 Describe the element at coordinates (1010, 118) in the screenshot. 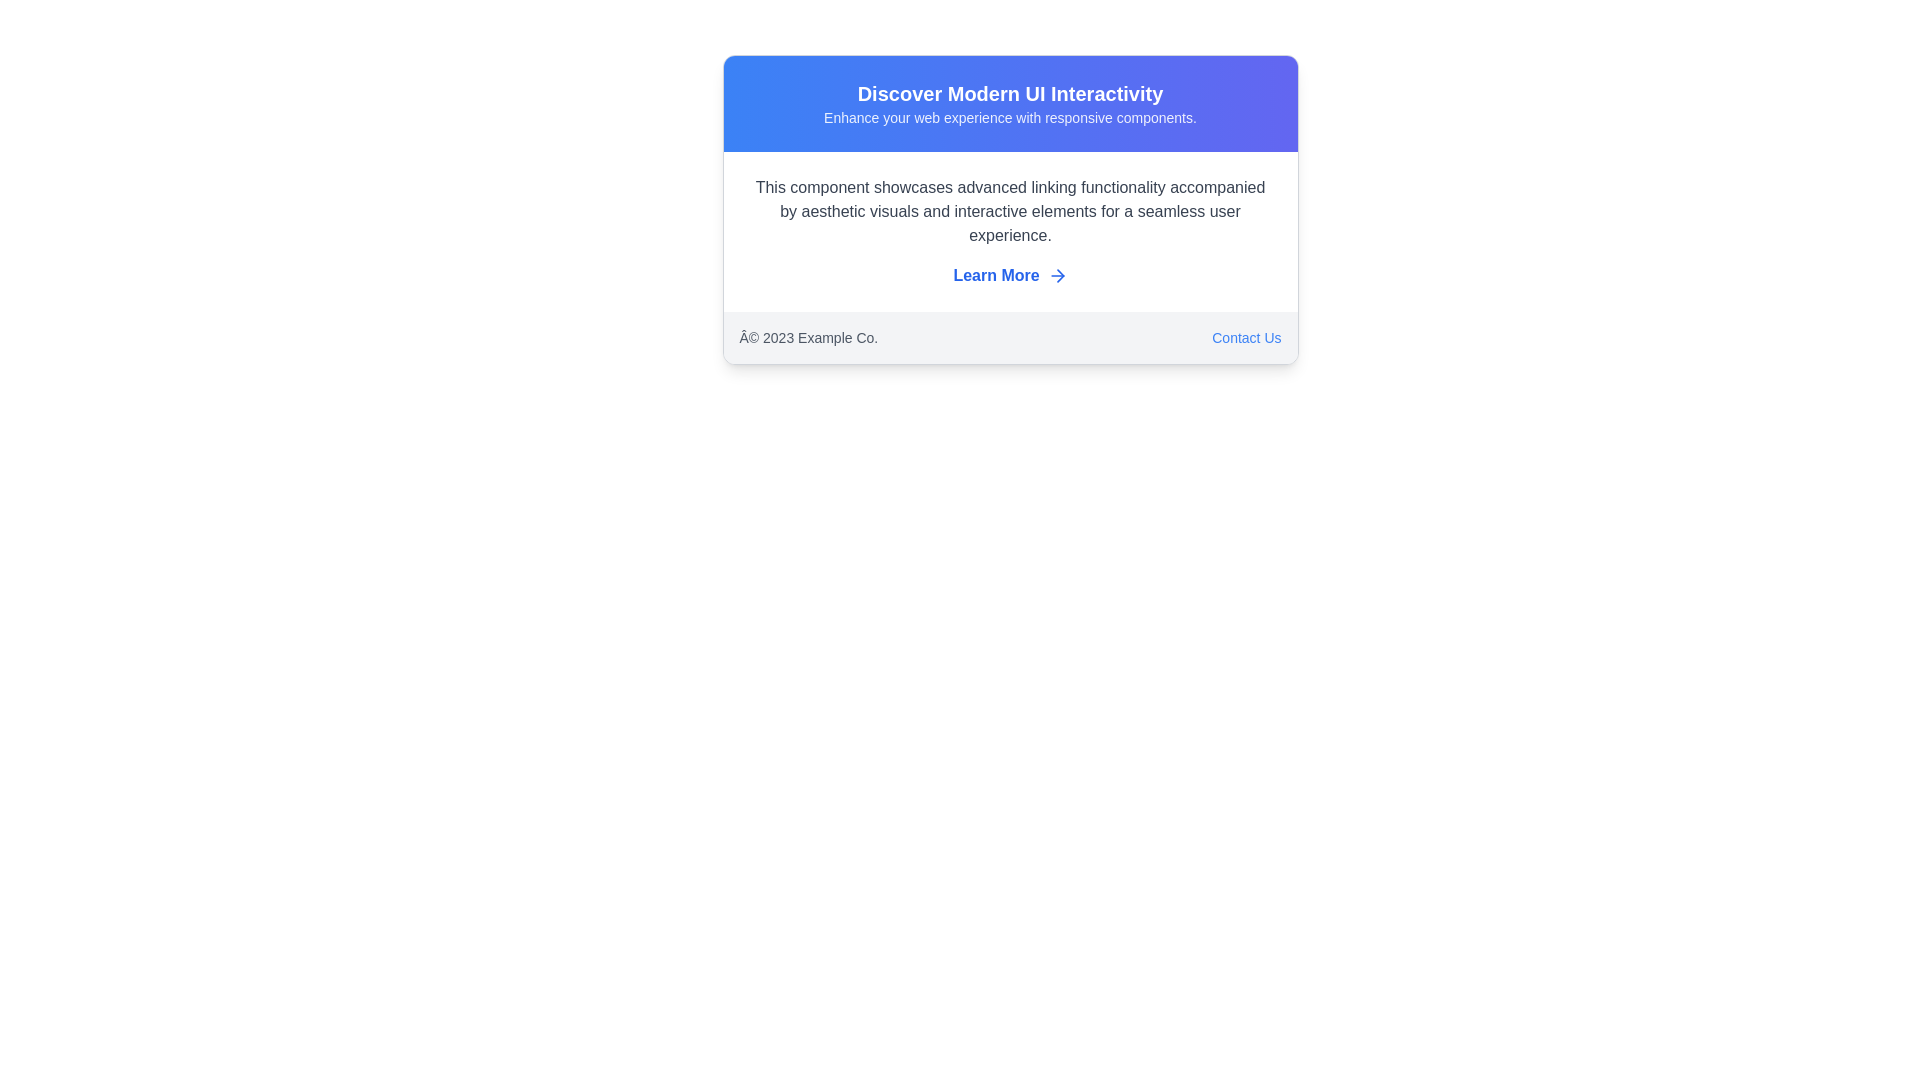

I see `the static text element located directly beneath the headline 'Discover Modern UI Interactivity', which provides additional context to the user` at that location.